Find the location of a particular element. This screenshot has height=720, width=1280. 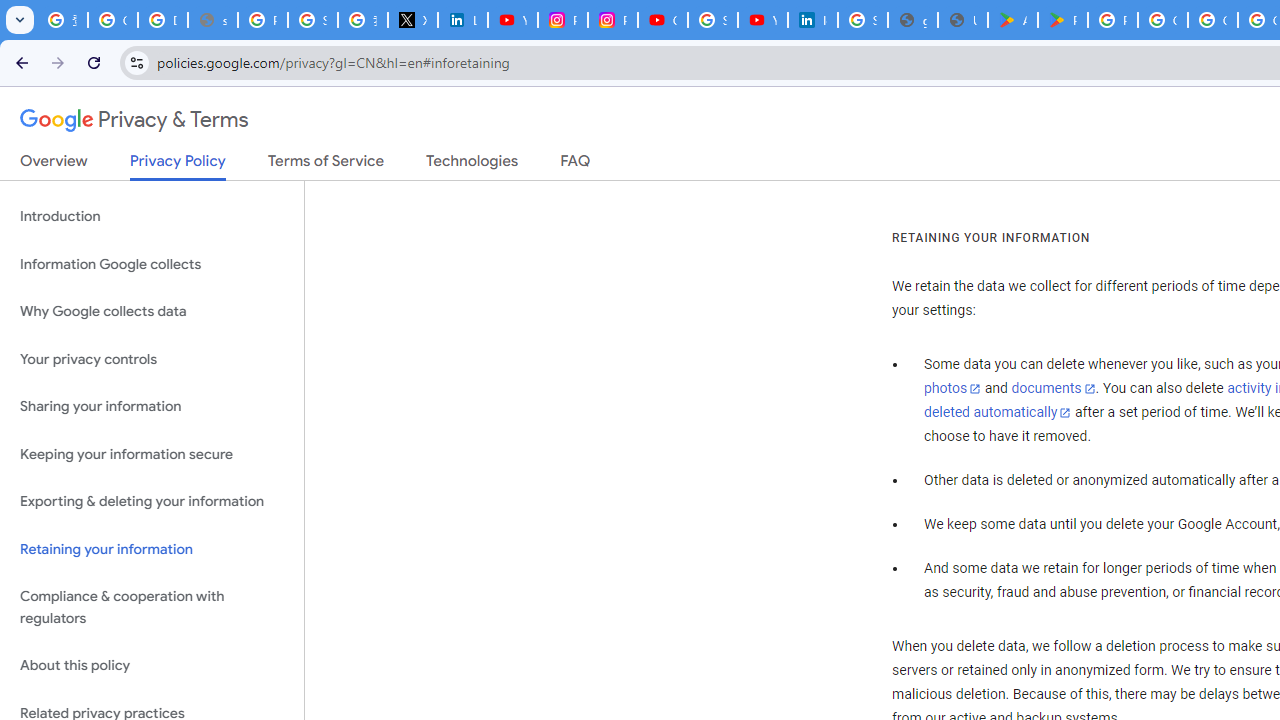

'Google Workspace - Specific Terms' is located at coordinates (1211, 20).